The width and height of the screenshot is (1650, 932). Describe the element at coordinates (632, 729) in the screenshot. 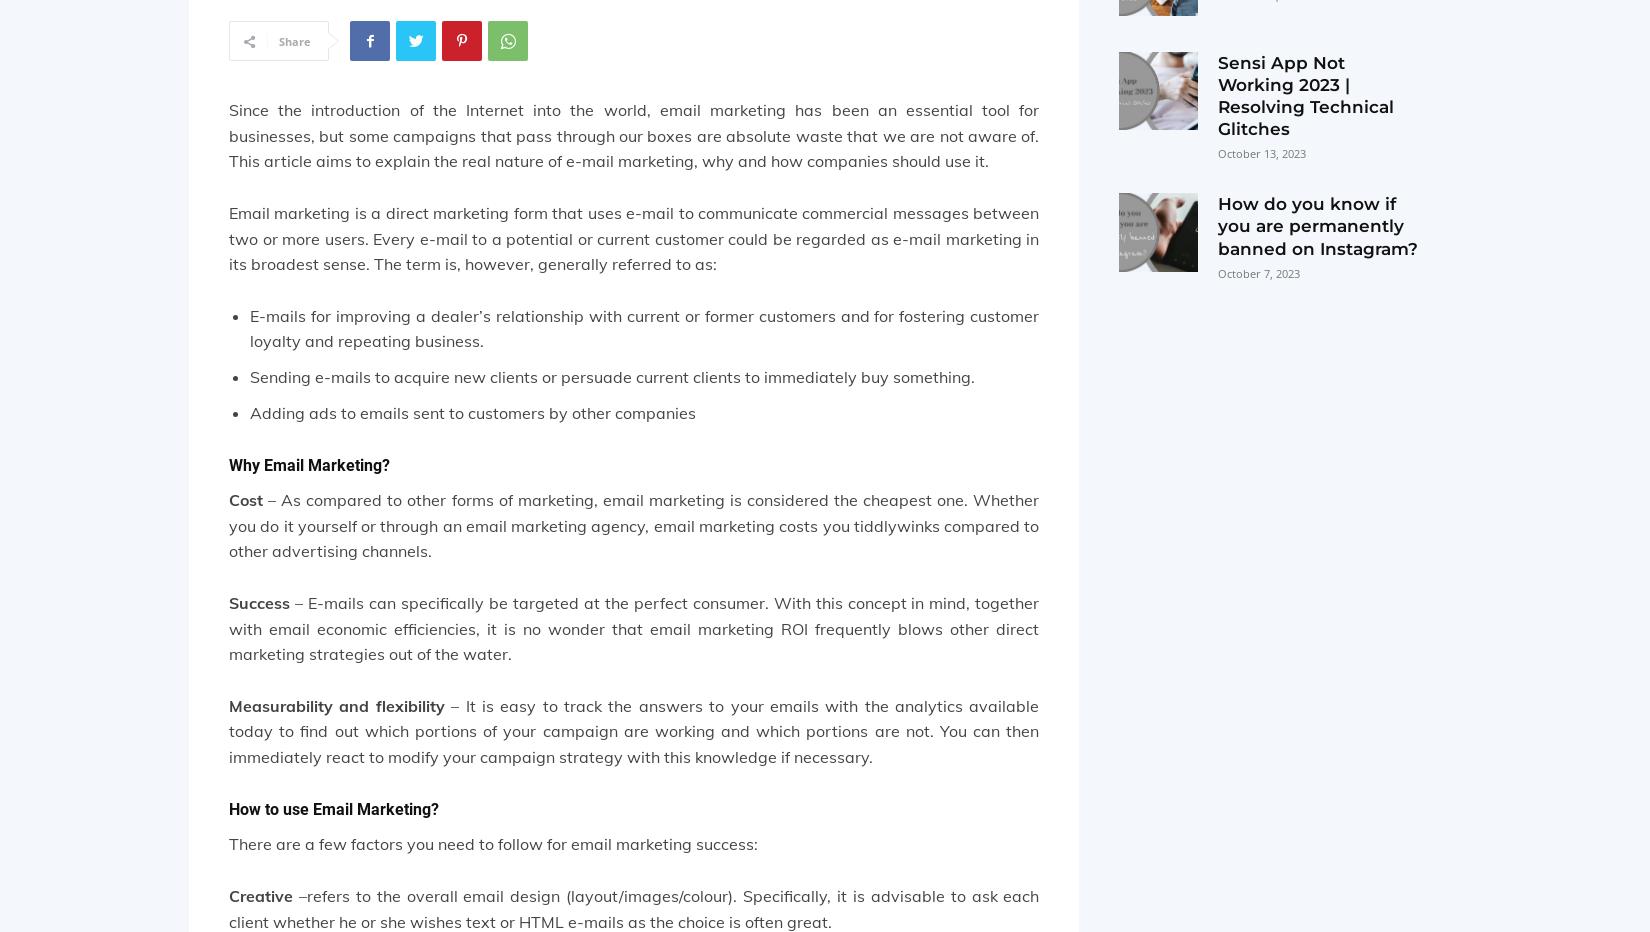

I see `'– It is easy to track the answers to your emails with the analytics available today to find out which portions of your campaign are working and which portions are not. You can then immediately react to modify your campaign strategy with this knowledge if necessary.'` at that location.